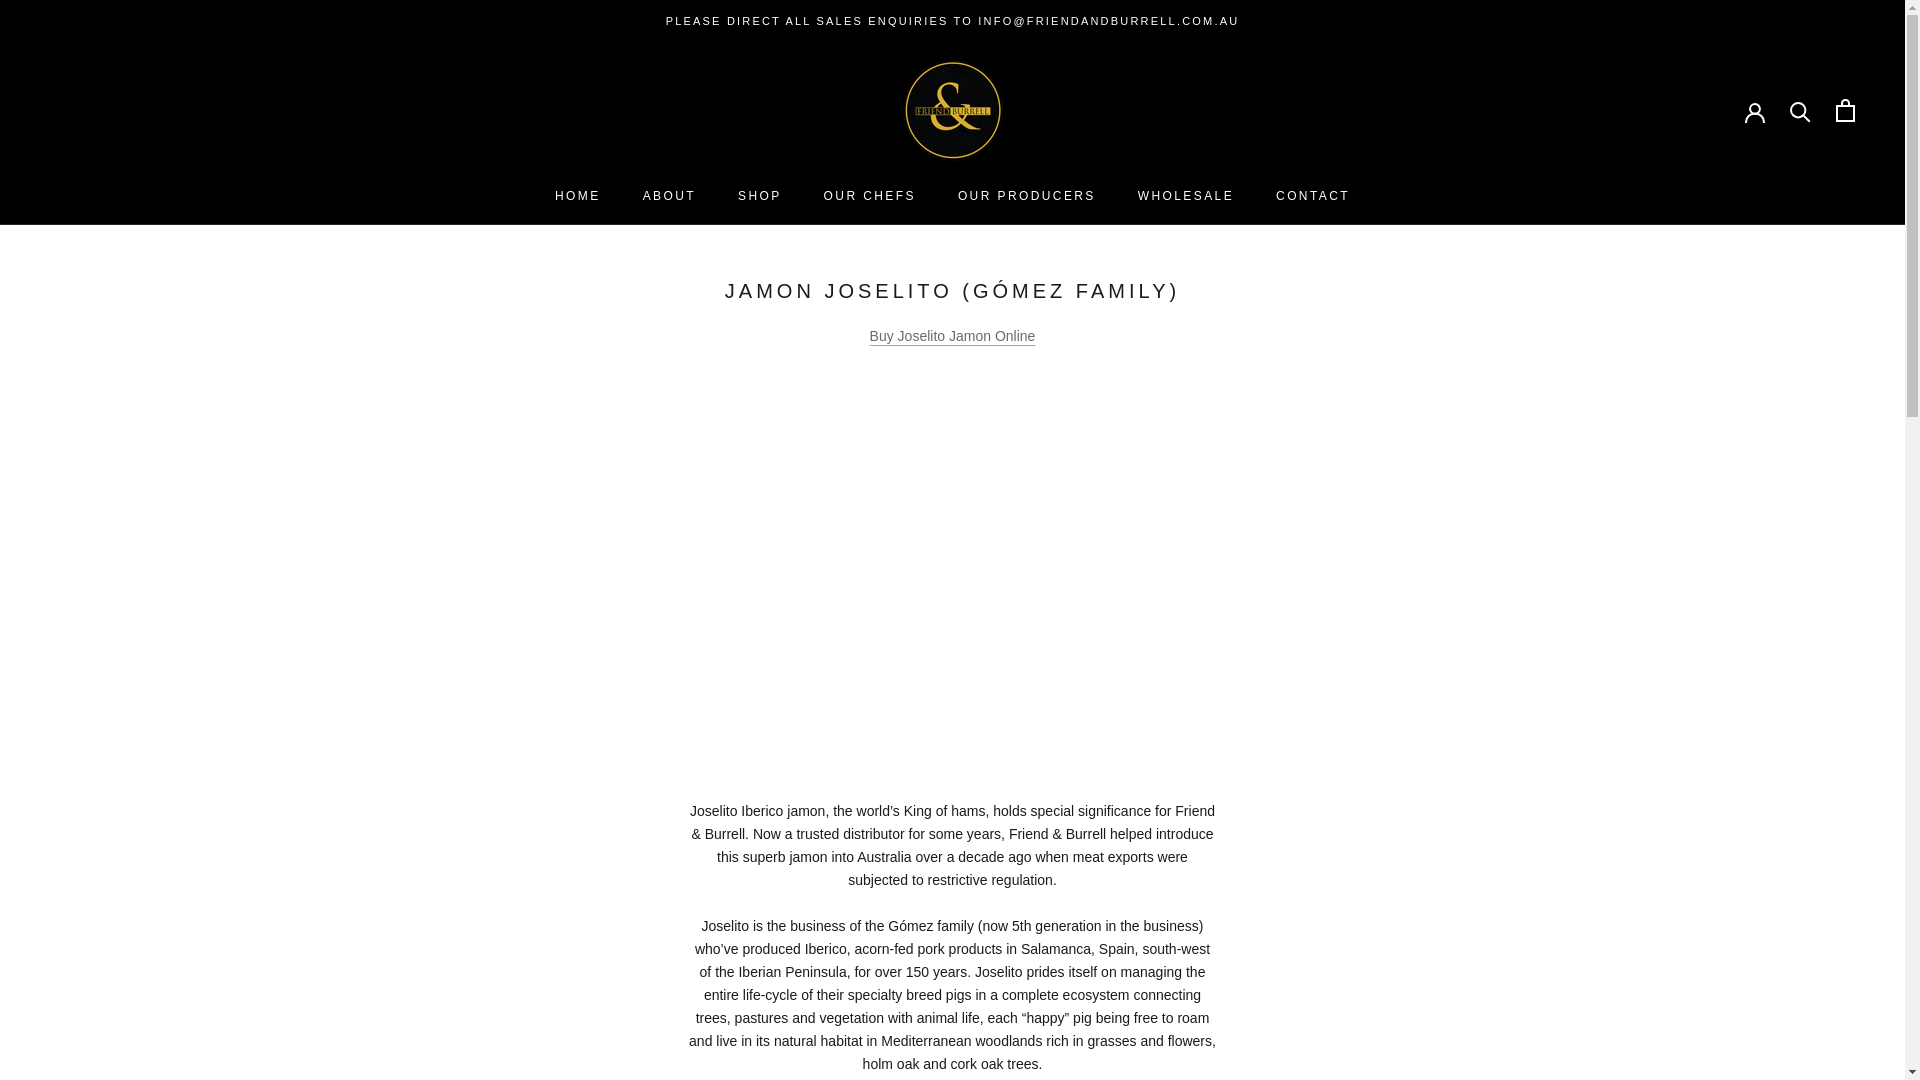  Describe the element at coordinates (669, 196) in the screenshot. I see `'ABOUT` at that location.